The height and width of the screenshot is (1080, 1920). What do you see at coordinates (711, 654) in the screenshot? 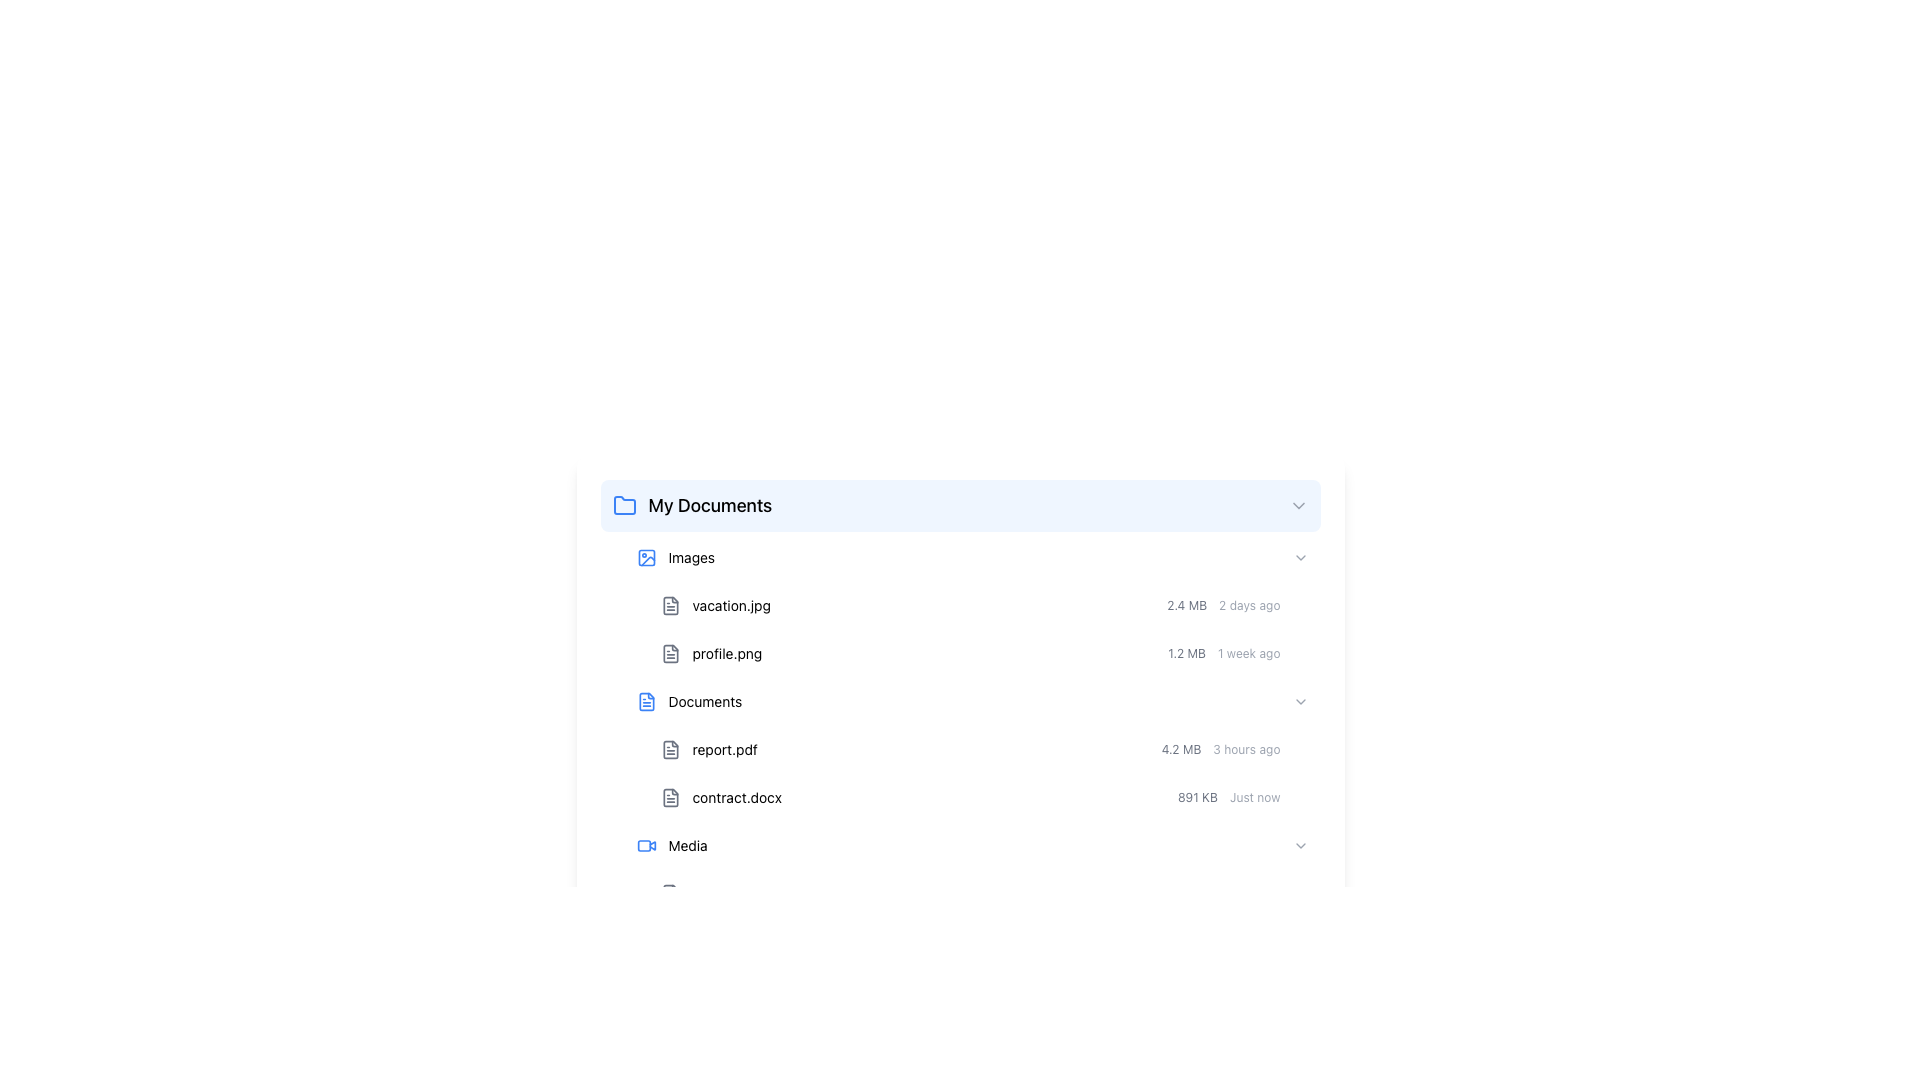
I see `and drop the file entry representation for 'profile.png', which is located in the 'Images' subsection under 'My Documents'` at bounding box center [711, 654].